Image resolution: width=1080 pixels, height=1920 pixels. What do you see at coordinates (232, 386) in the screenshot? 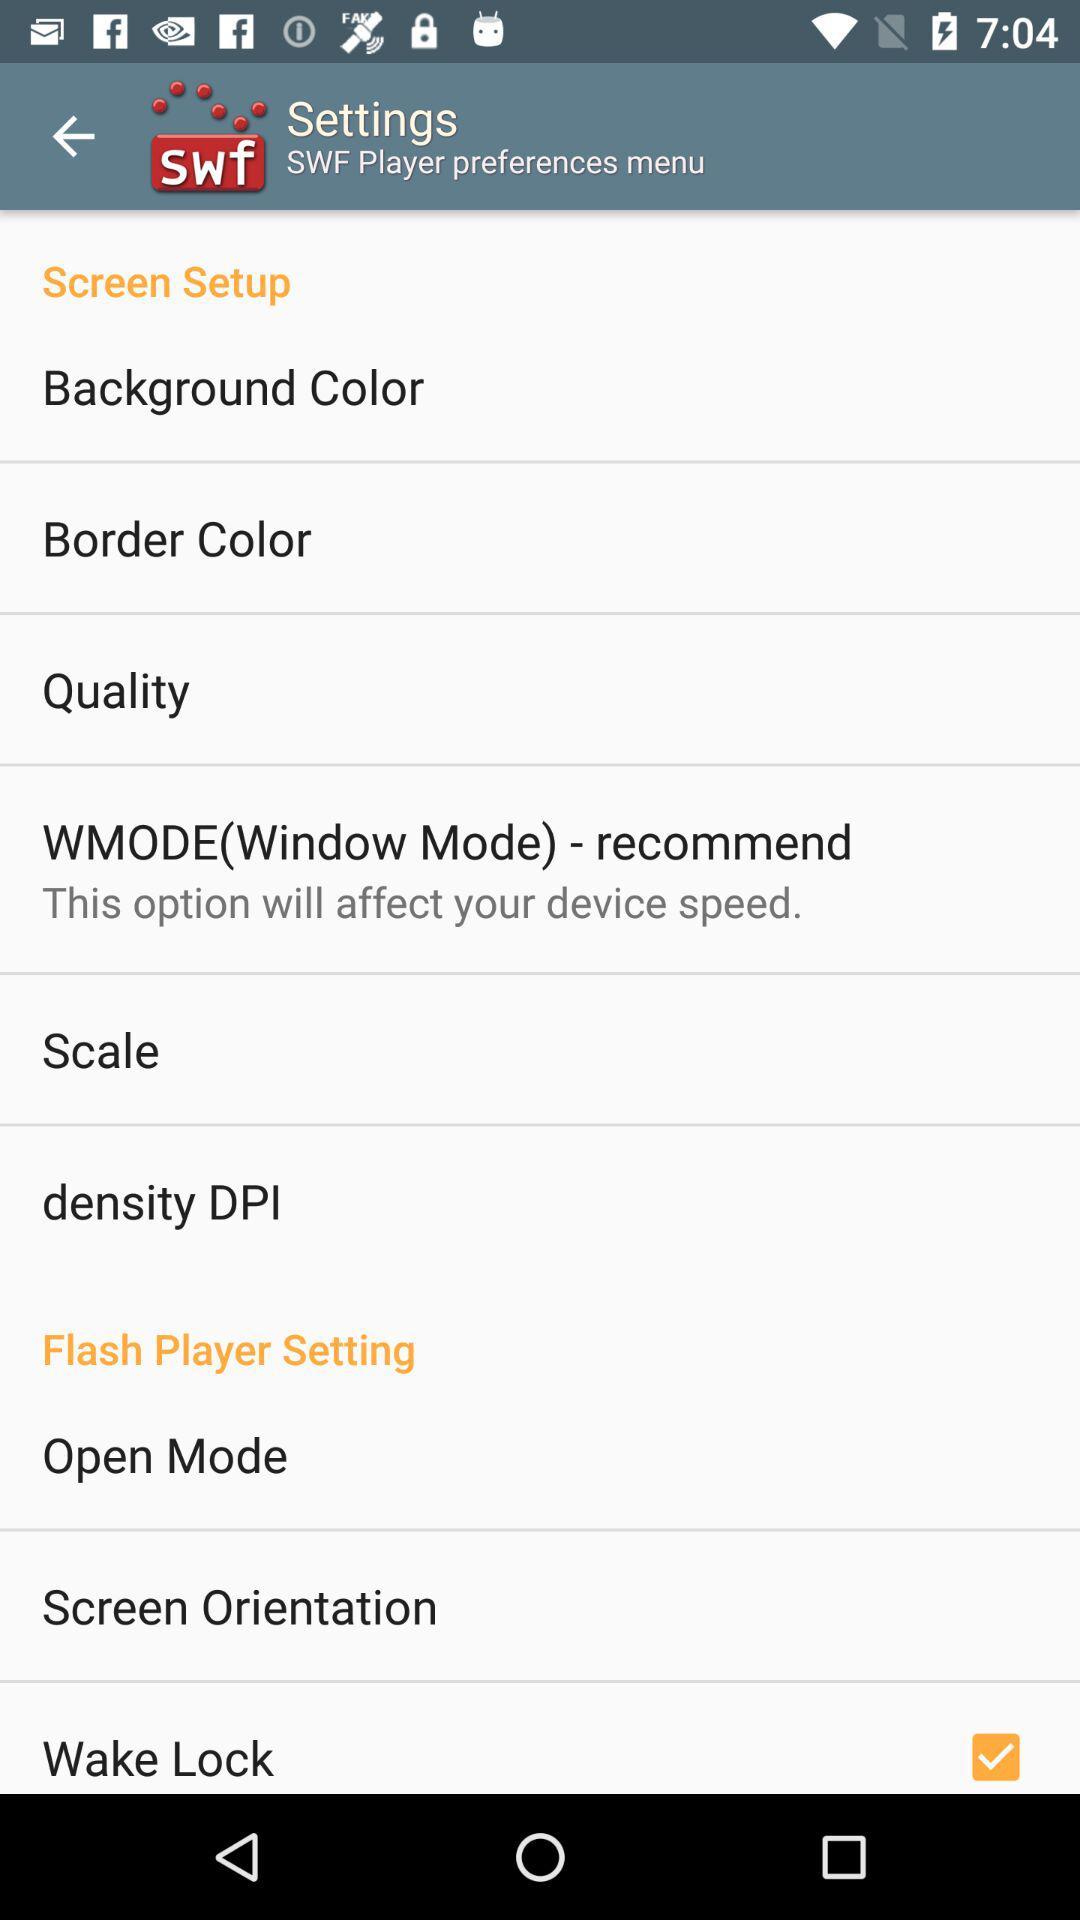
I see `icon above the border color` at bounding box center [232, 386].